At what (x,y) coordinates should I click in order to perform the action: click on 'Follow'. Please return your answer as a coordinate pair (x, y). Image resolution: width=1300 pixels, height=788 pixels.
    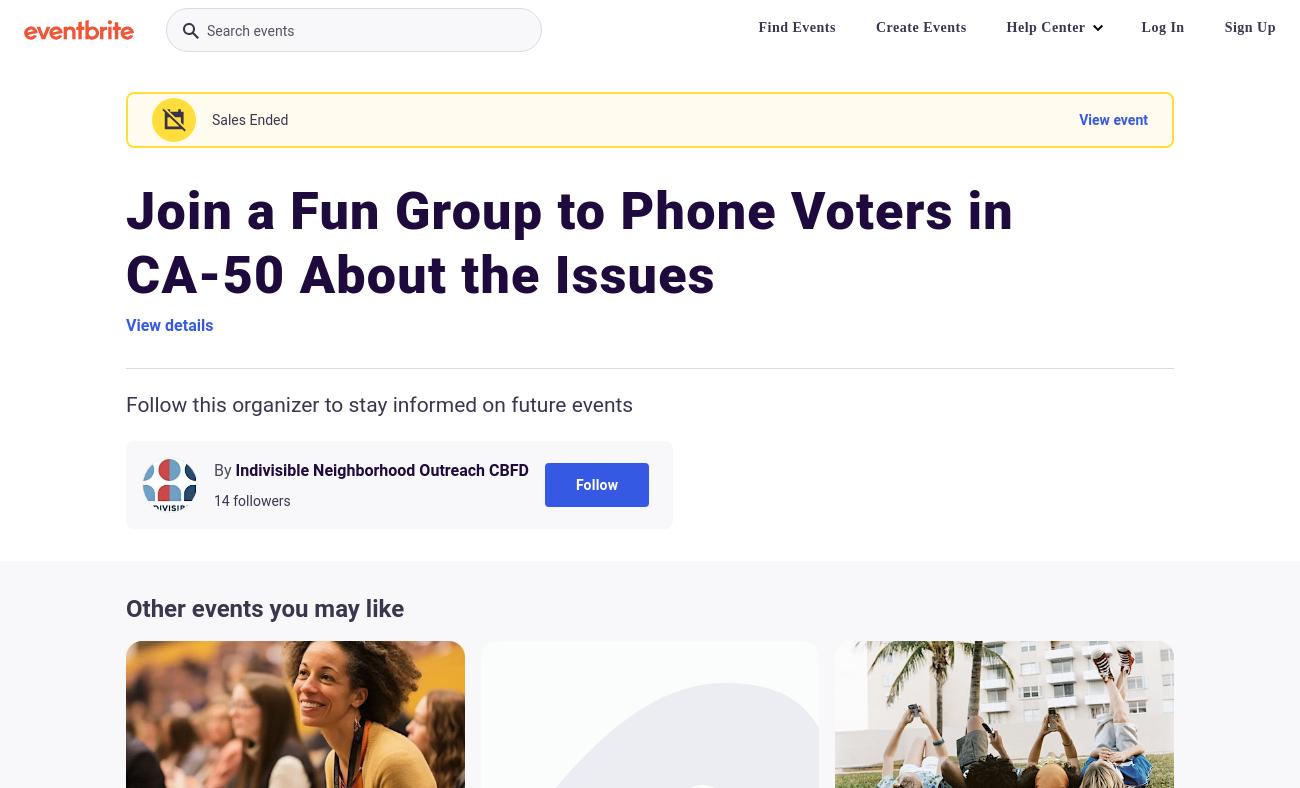
    Looking at the image, I should click on (595, 484).